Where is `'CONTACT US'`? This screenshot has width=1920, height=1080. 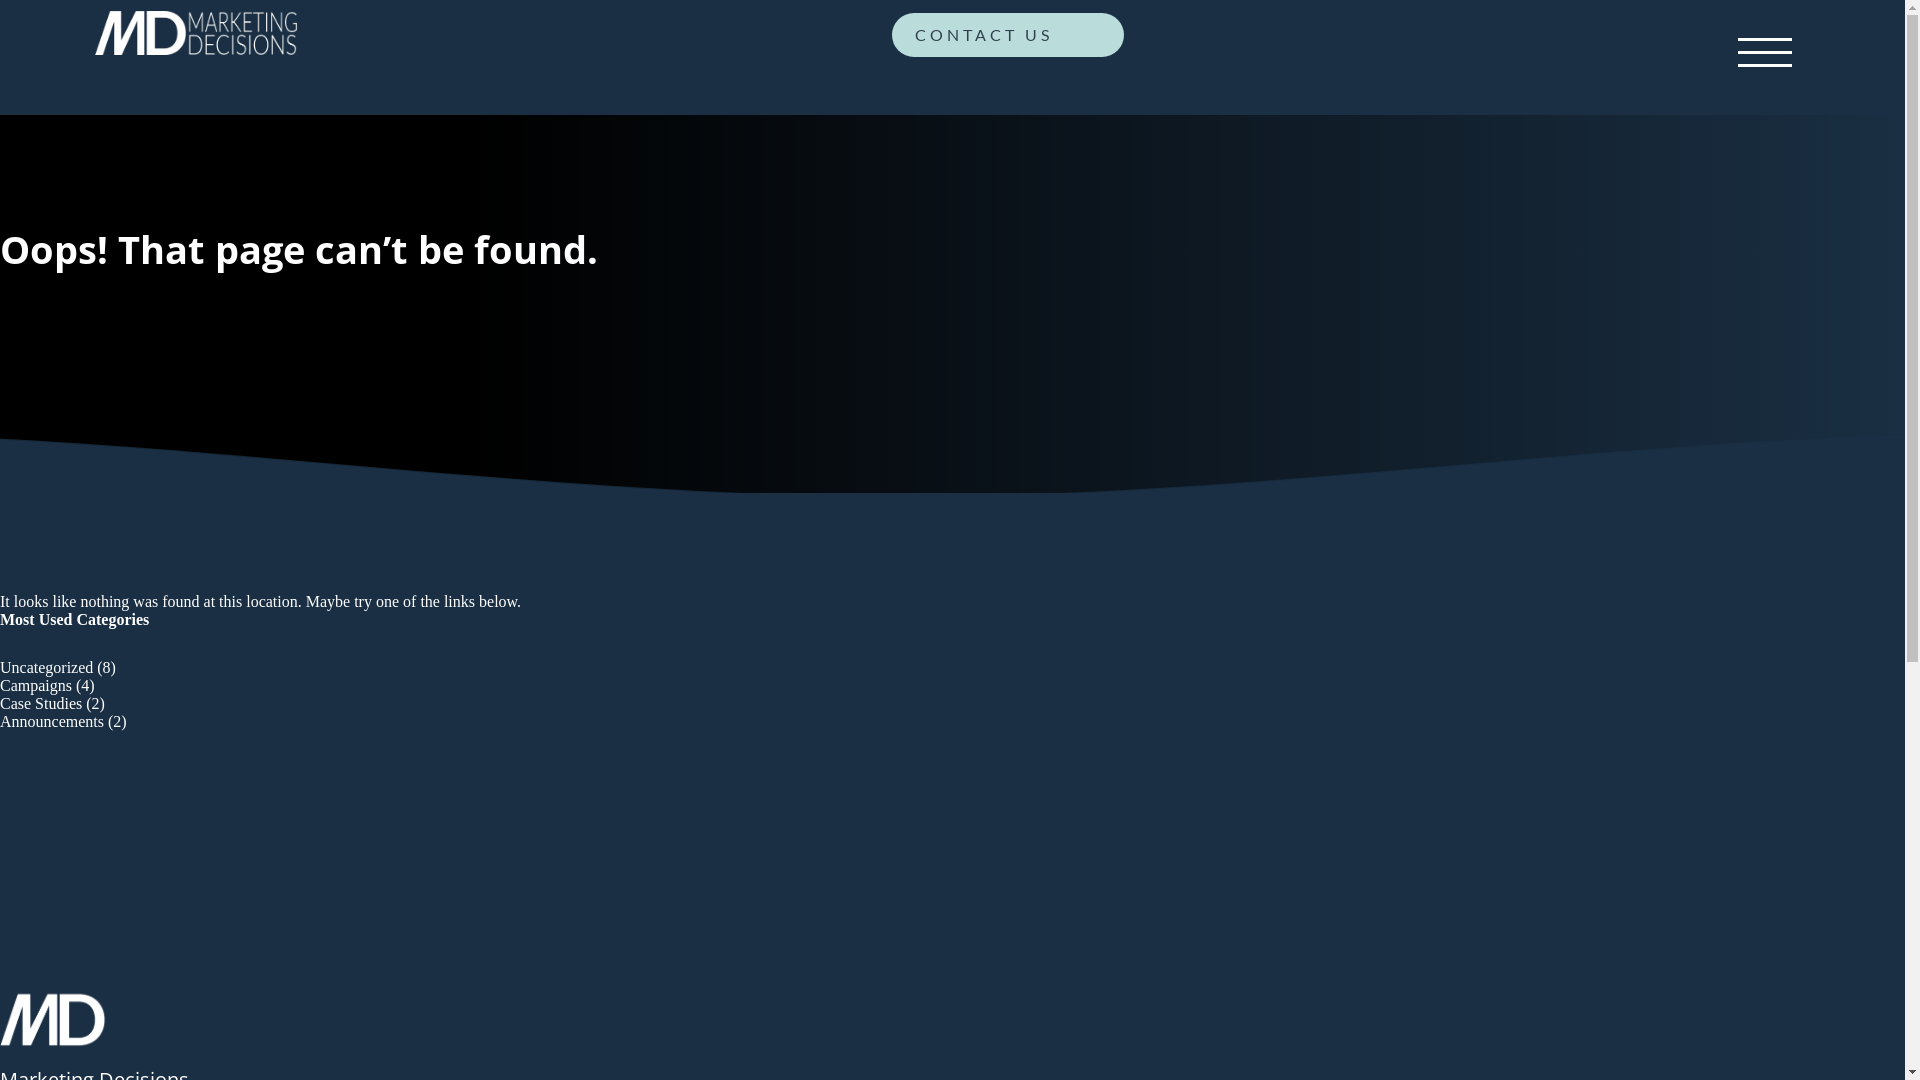
'CONTACT US' is located at coordinates (1008, 39).